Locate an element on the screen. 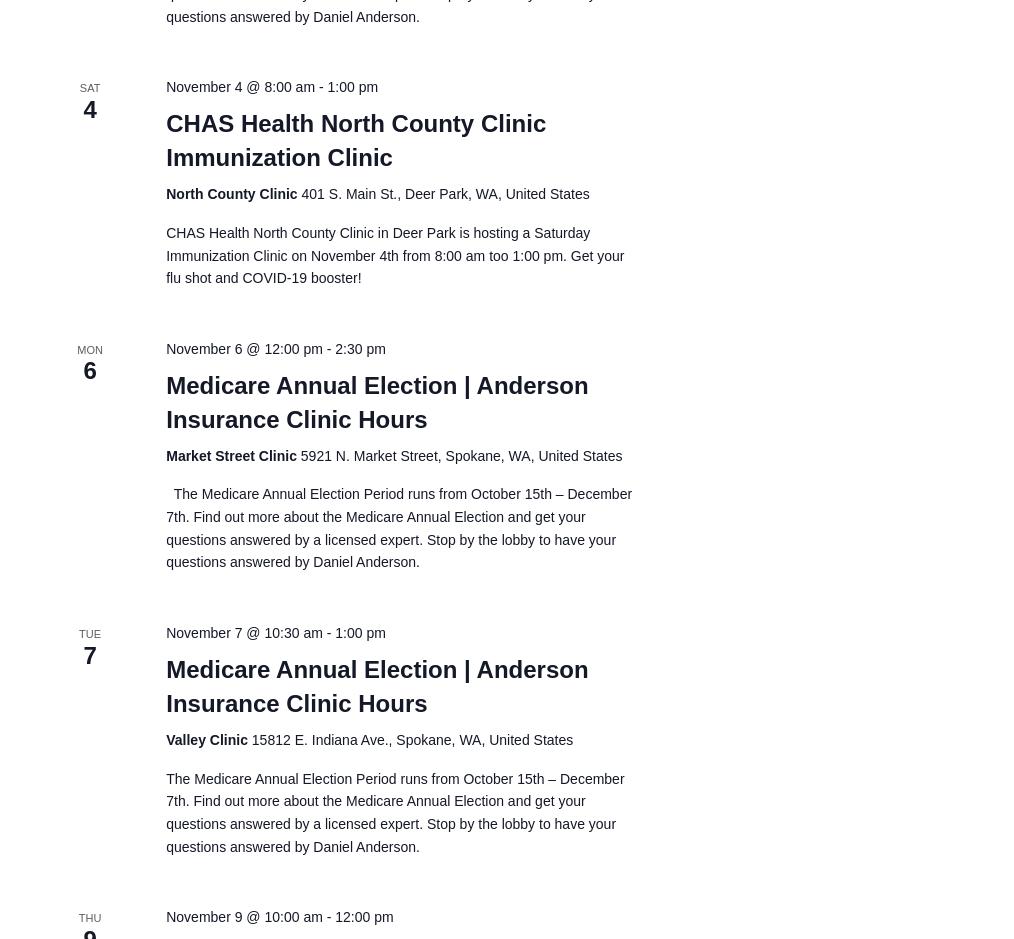  '6' is located at coordinates (89, 370).